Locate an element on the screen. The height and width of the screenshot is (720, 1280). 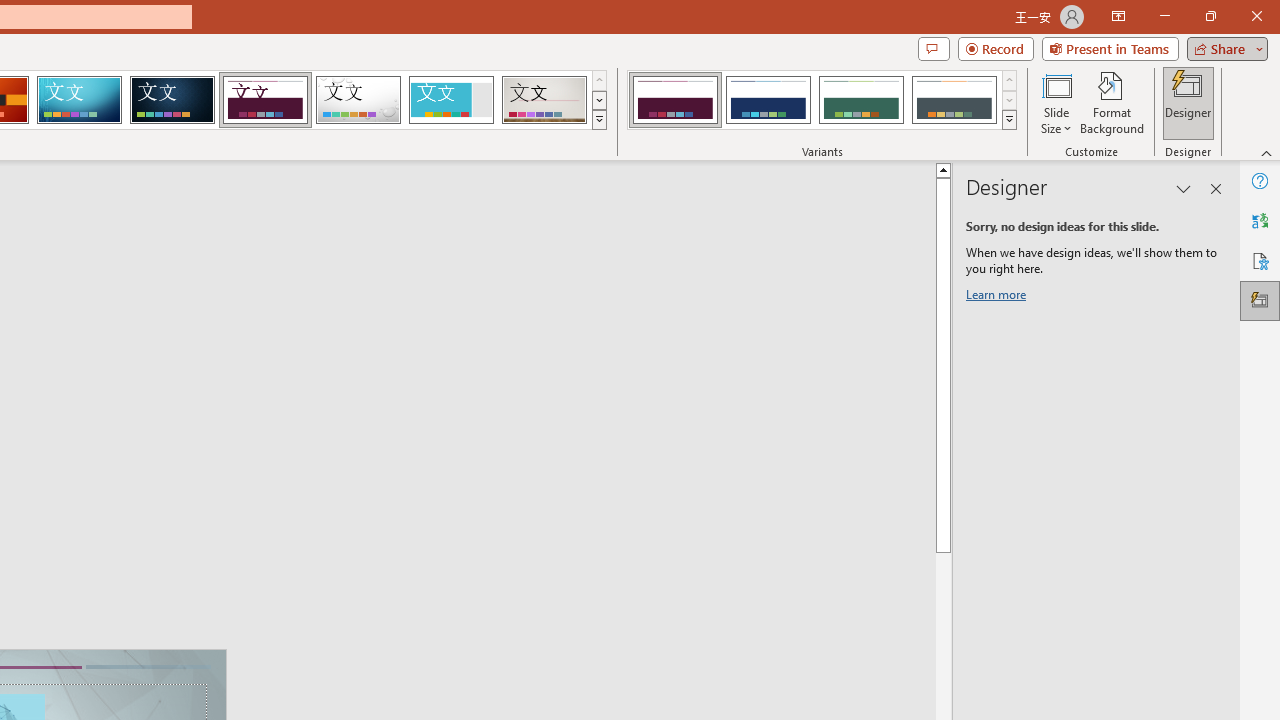
'Collapse the Ribbon' is located at coordinates (1266, 152).